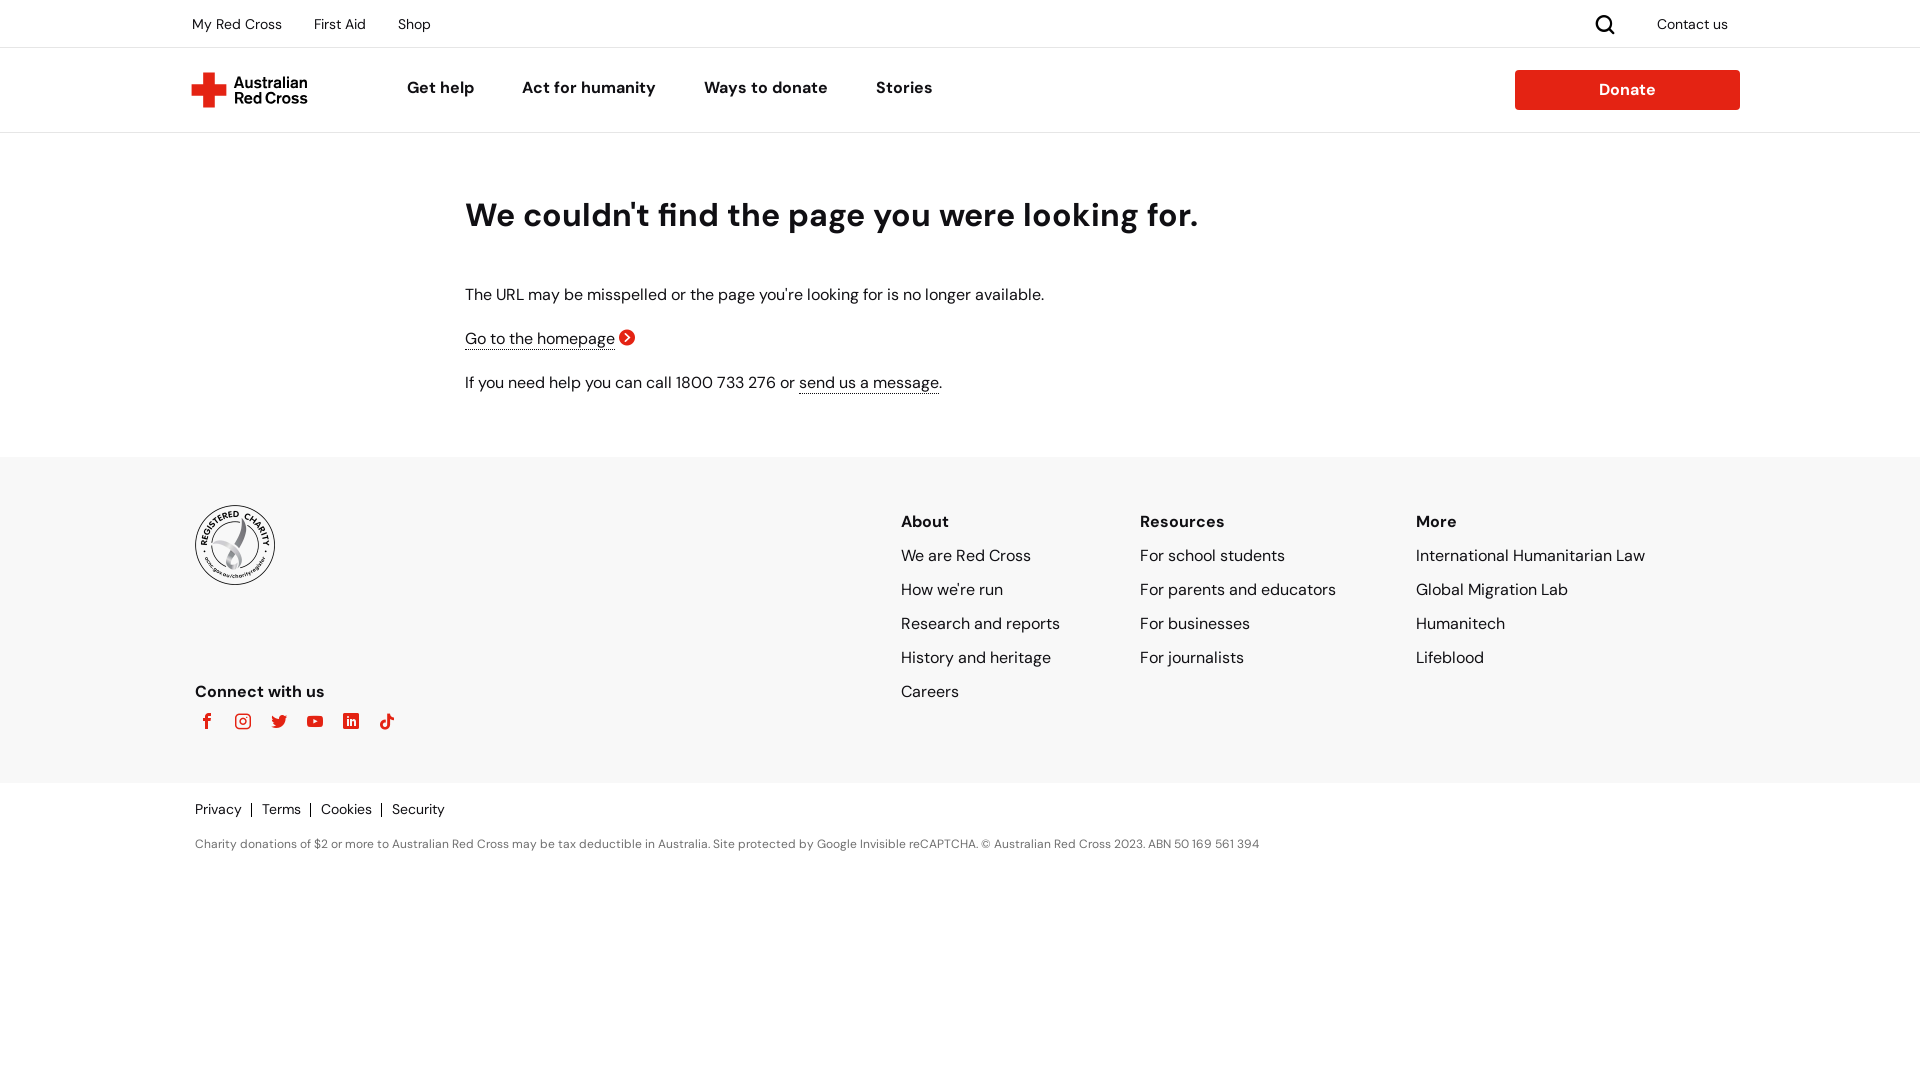  Describe the element at coordinates (253, 722) in the screenshot. I see `'twitter'` at that location.